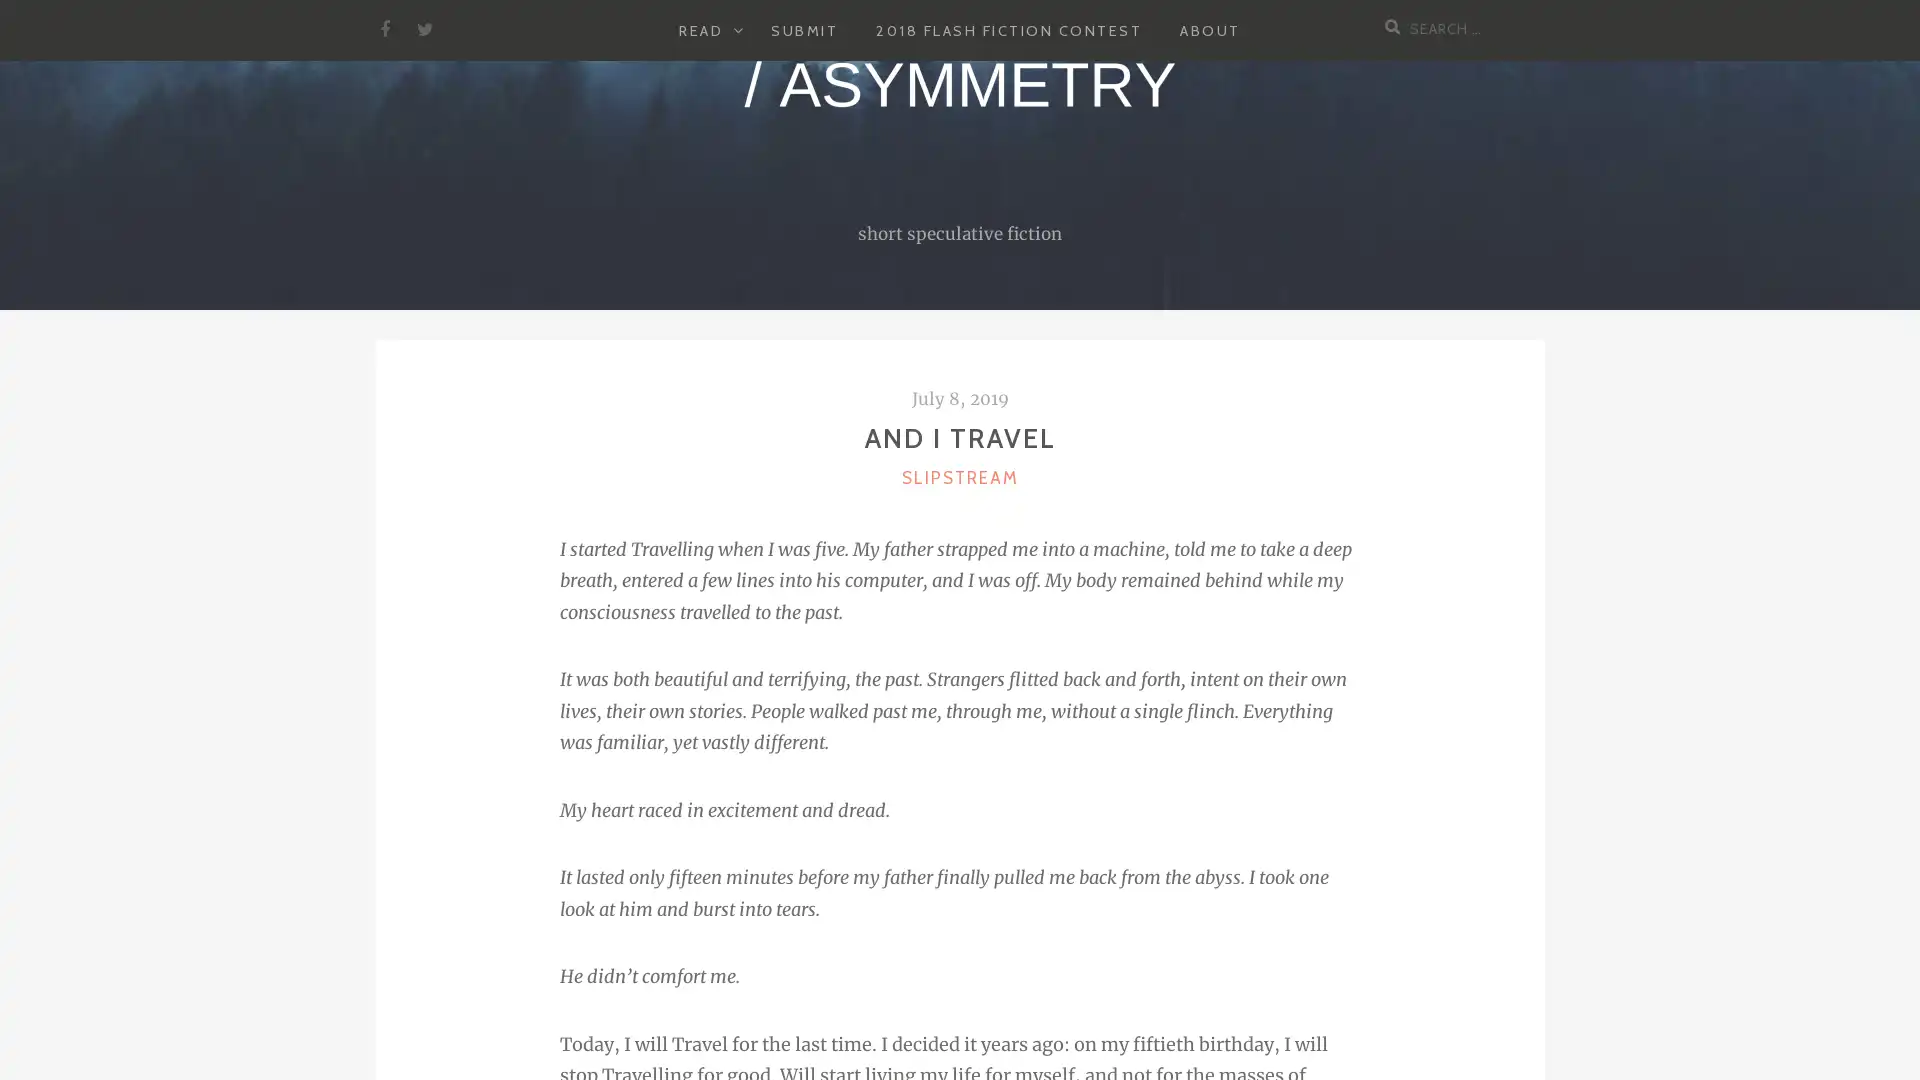 This screenshot has height=1080, width=1920. Describe the element at coordinates (736, 29) in the screenshot. I see `EXPAND CHILD MENU` at that location.